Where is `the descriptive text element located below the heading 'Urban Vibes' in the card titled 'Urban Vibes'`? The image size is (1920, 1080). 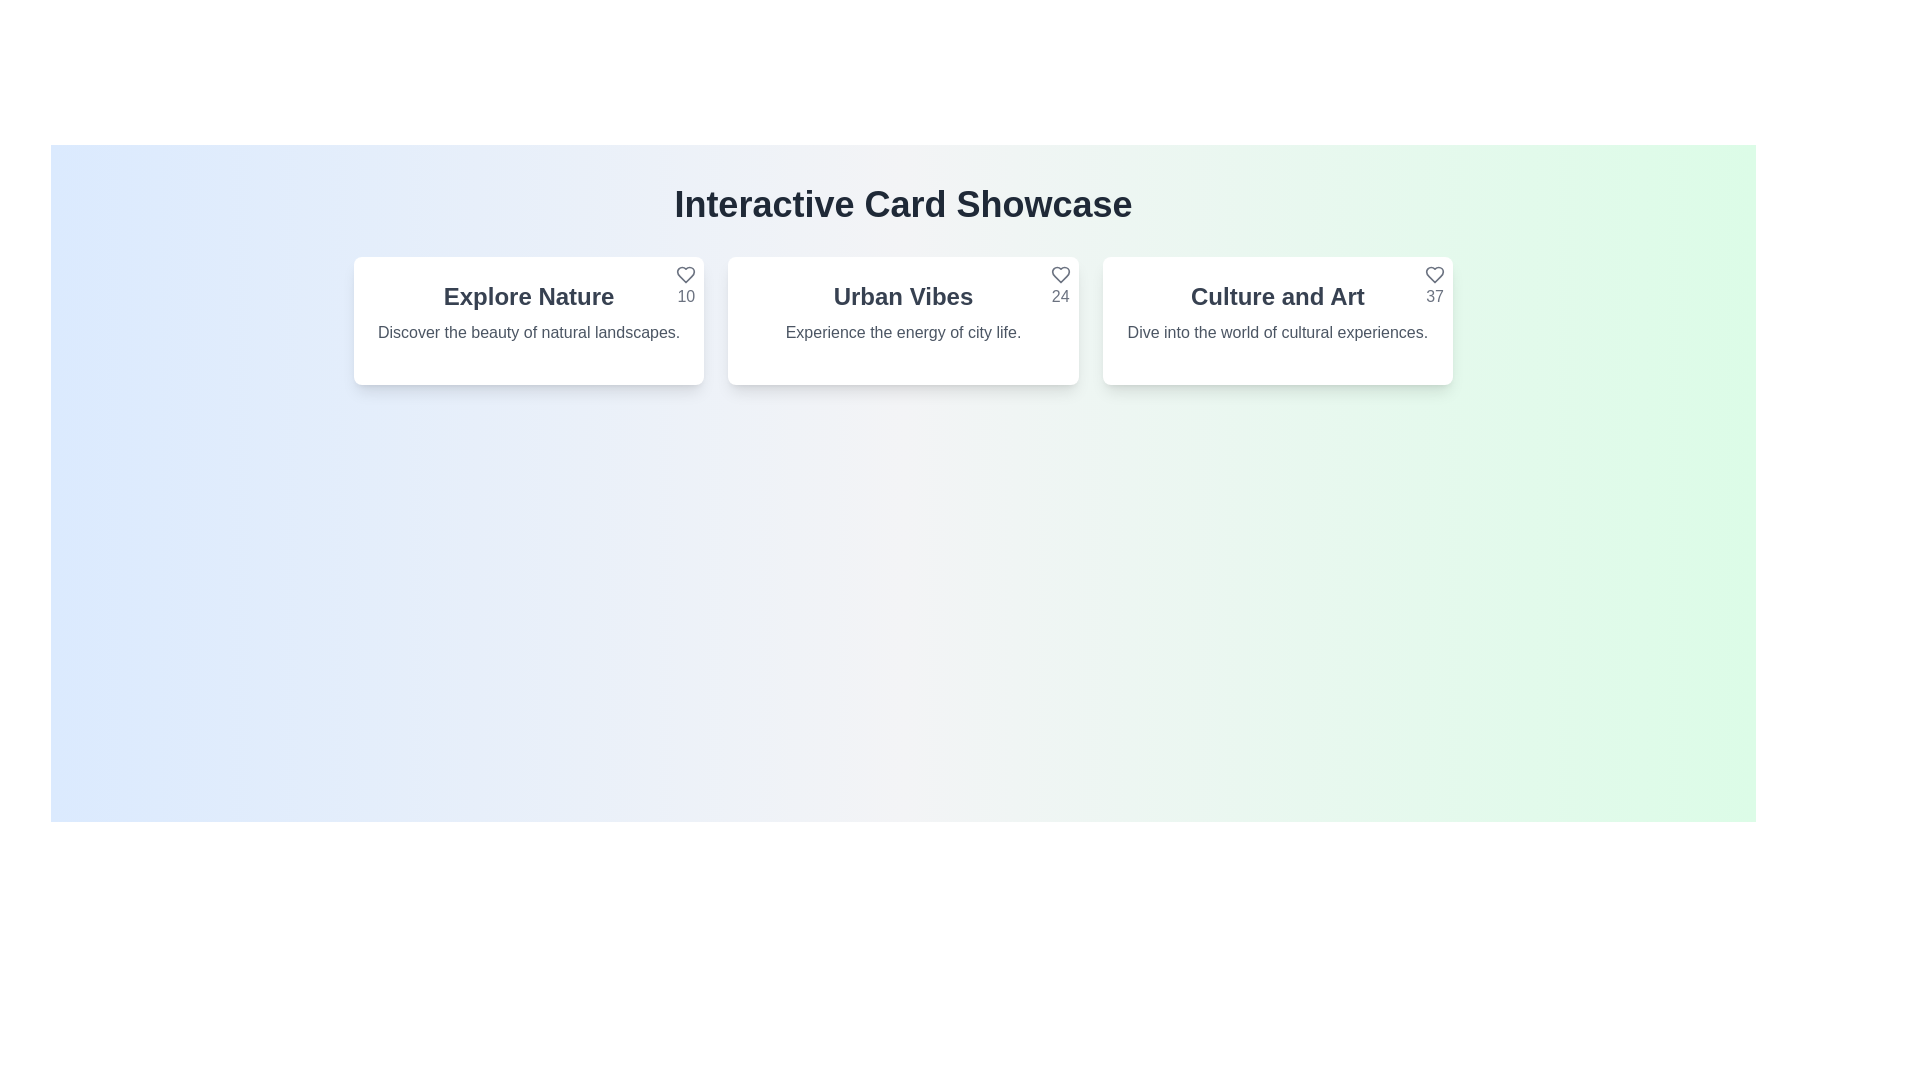 the descriptive text element located below the heading 'Urban Vibes' in the card titled 'Urban Vibes' is located at coordinates (902, 331).